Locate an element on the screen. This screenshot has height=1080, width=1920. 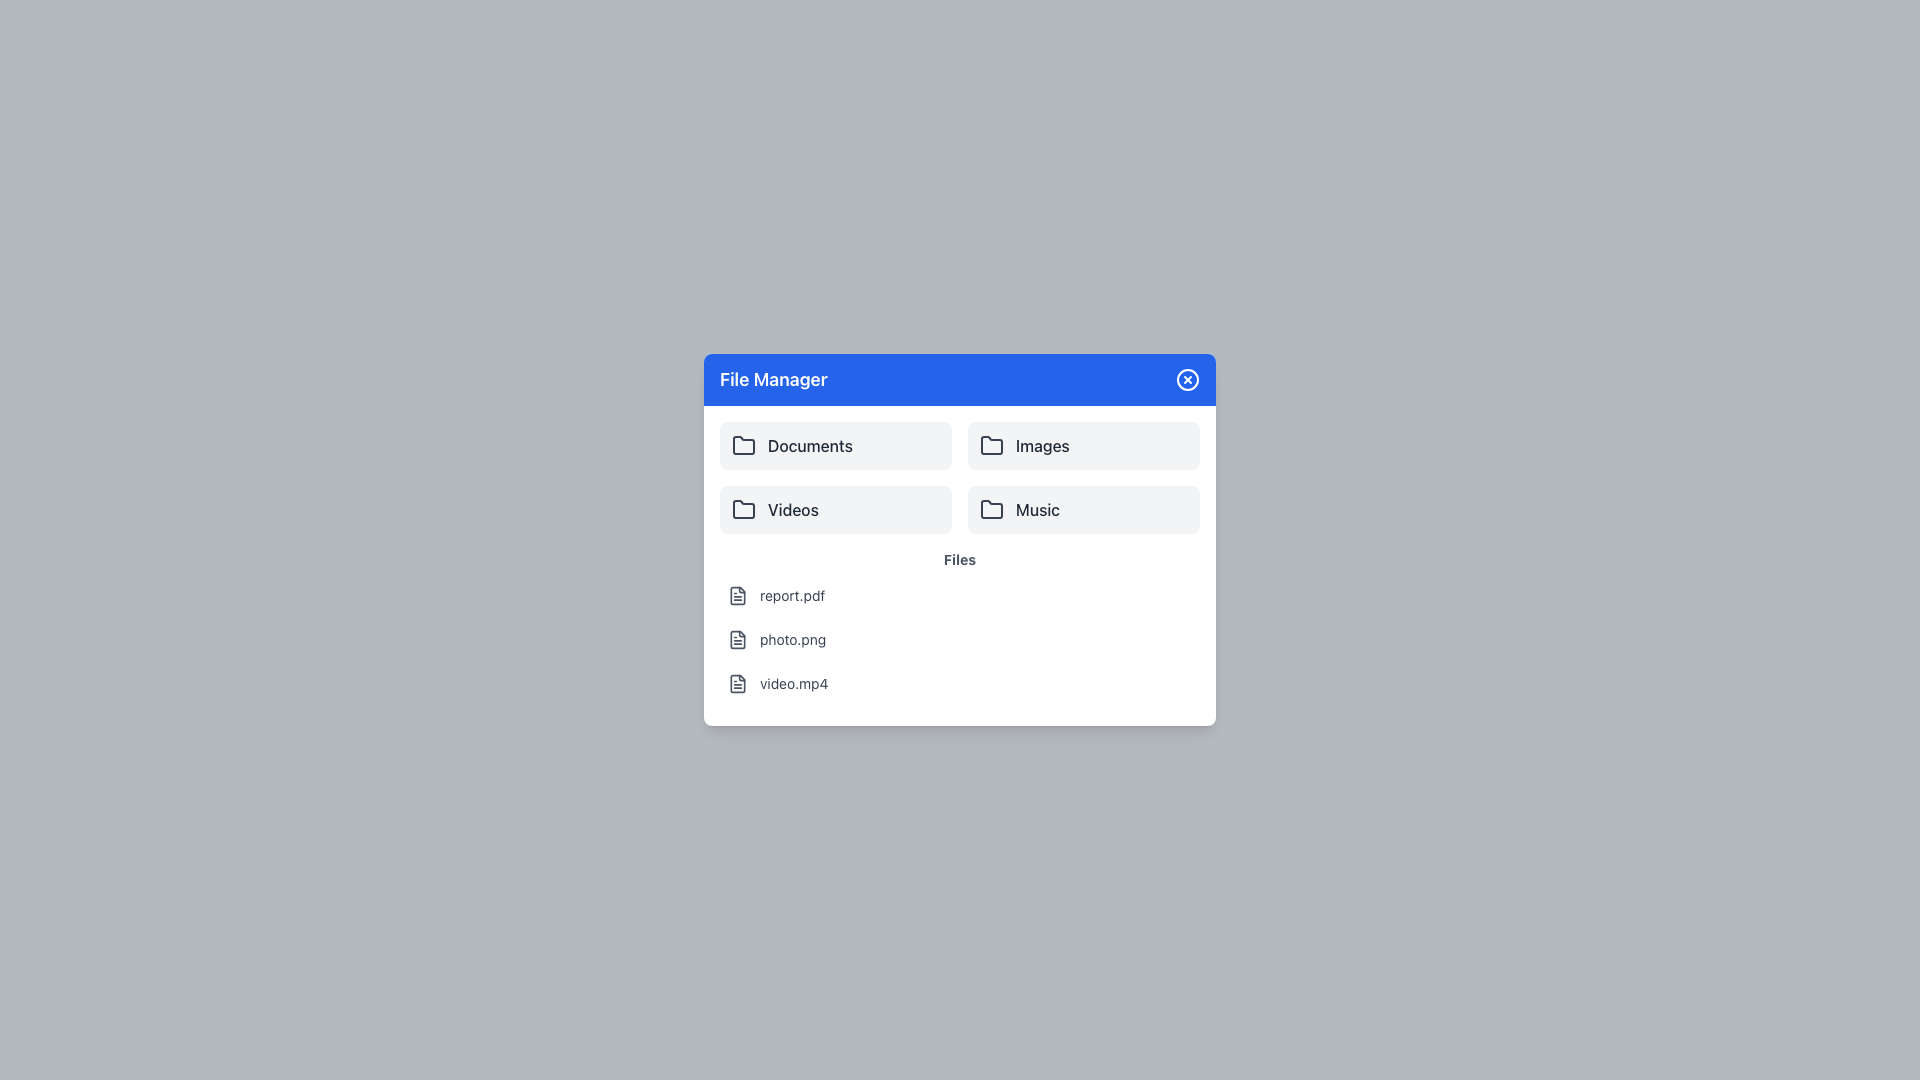
the 'Documents' button in the File Manager interface is located at coordinates (835, 445).